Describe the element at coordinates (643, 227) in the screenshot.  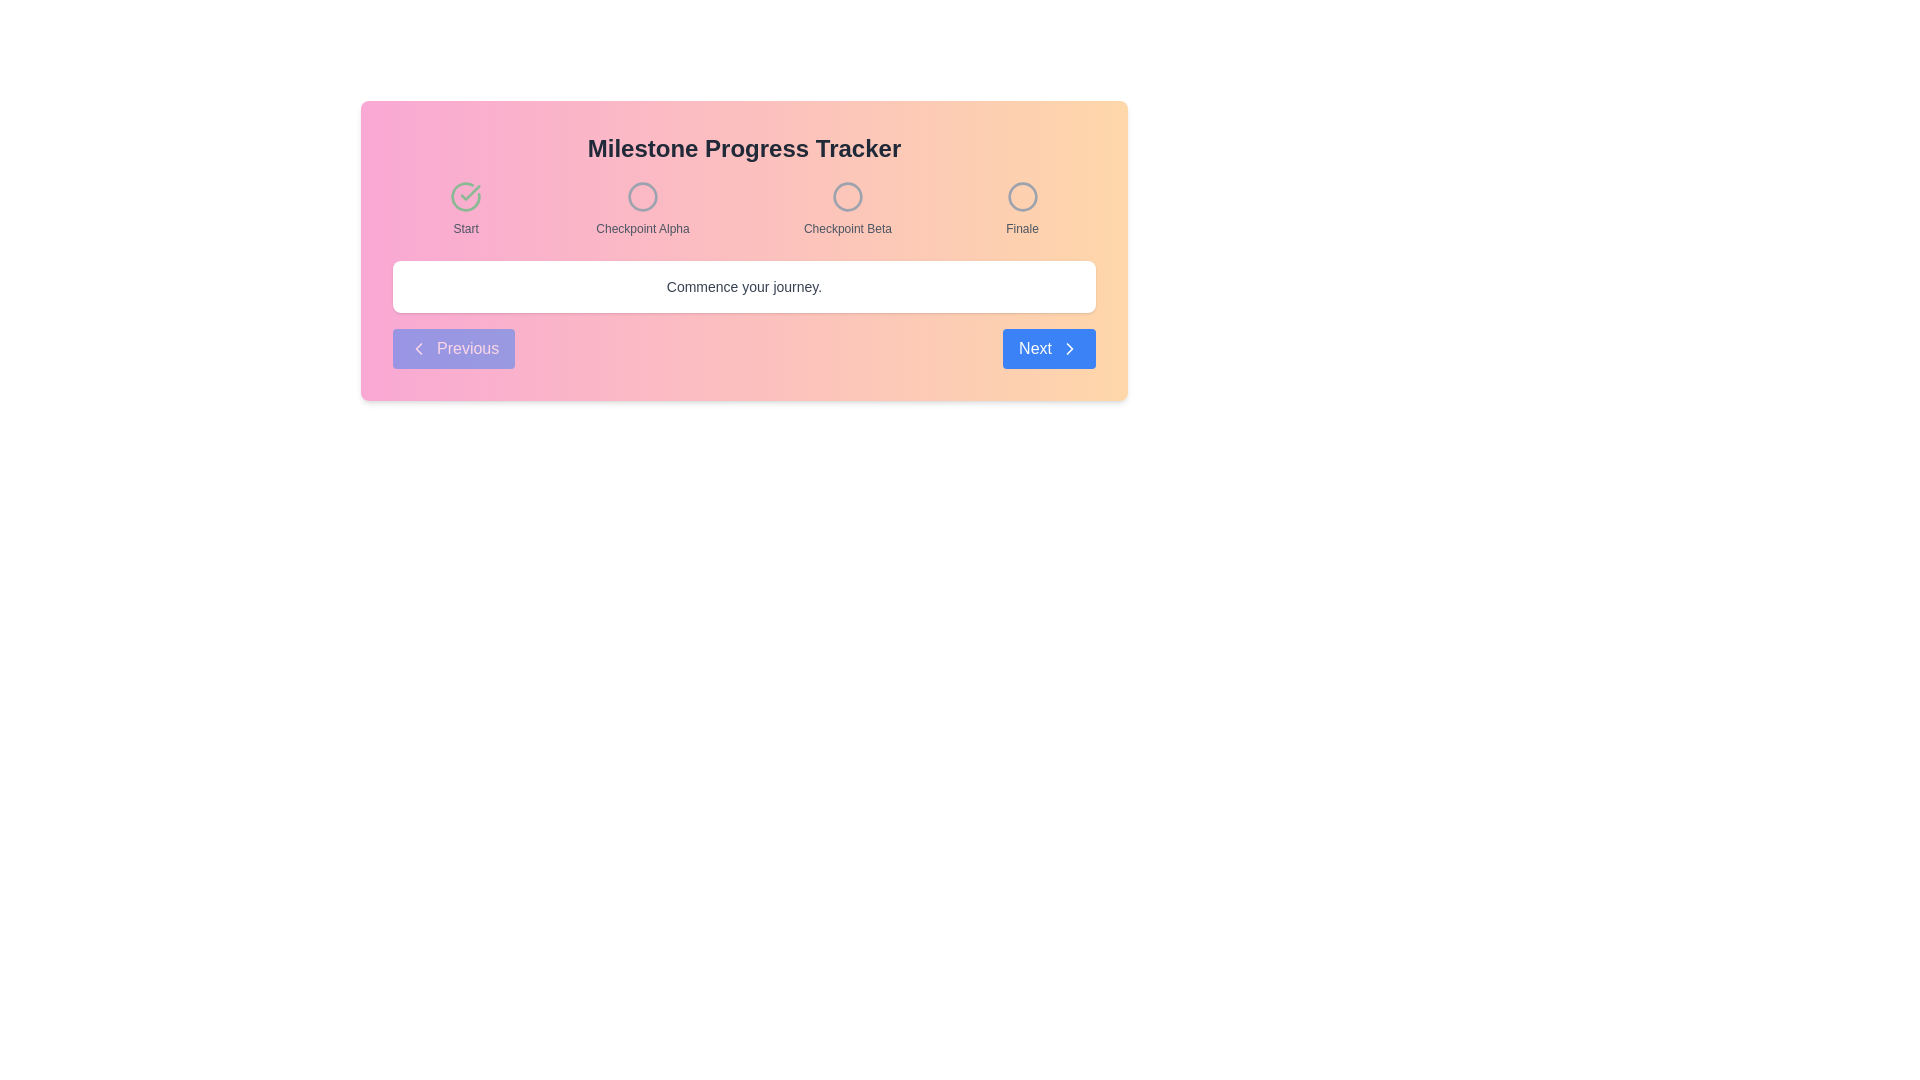
I see `the static text label 'Checkpoint Alpha', which is located under the second milestone checkpoint in the progress tracker bar` at that location.